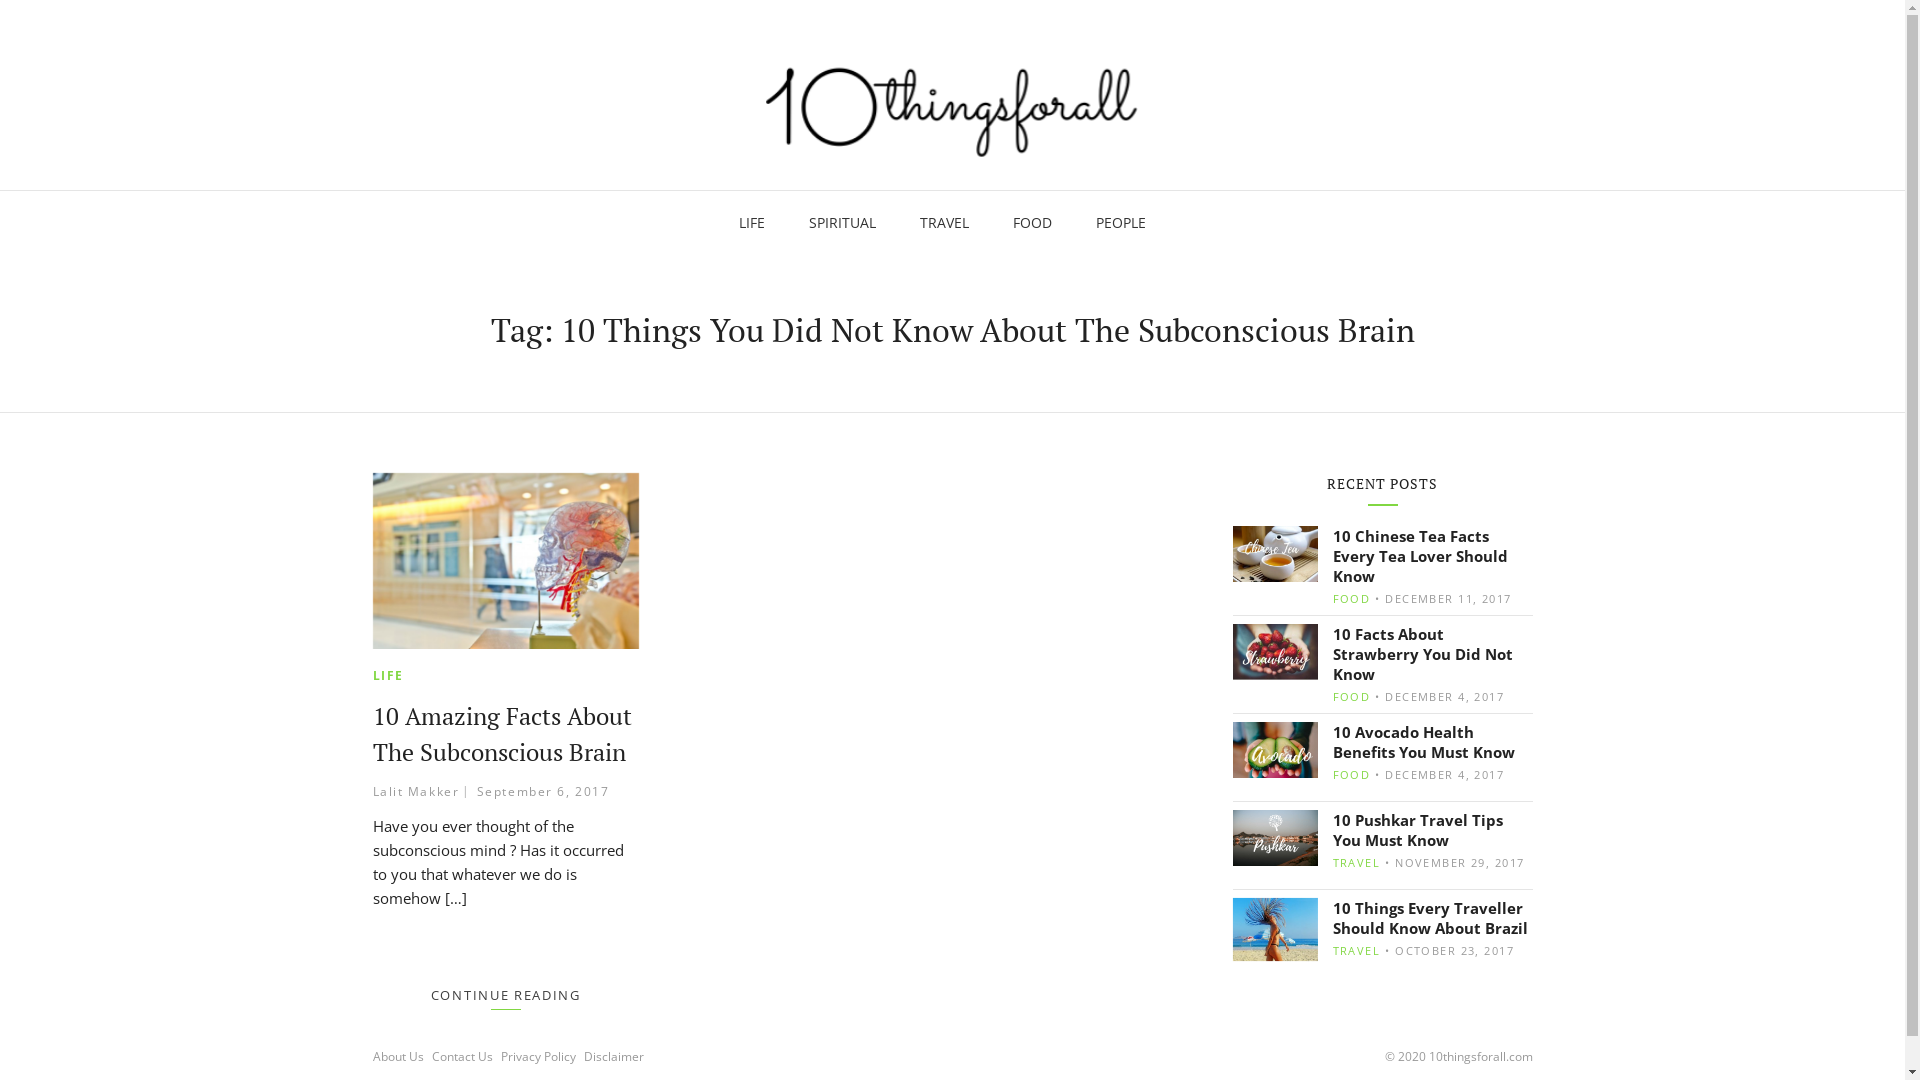  What do you see at coordinates (738, 219) in the screenshot?
I see `'LIFE'` at bounding box center [738, 219].